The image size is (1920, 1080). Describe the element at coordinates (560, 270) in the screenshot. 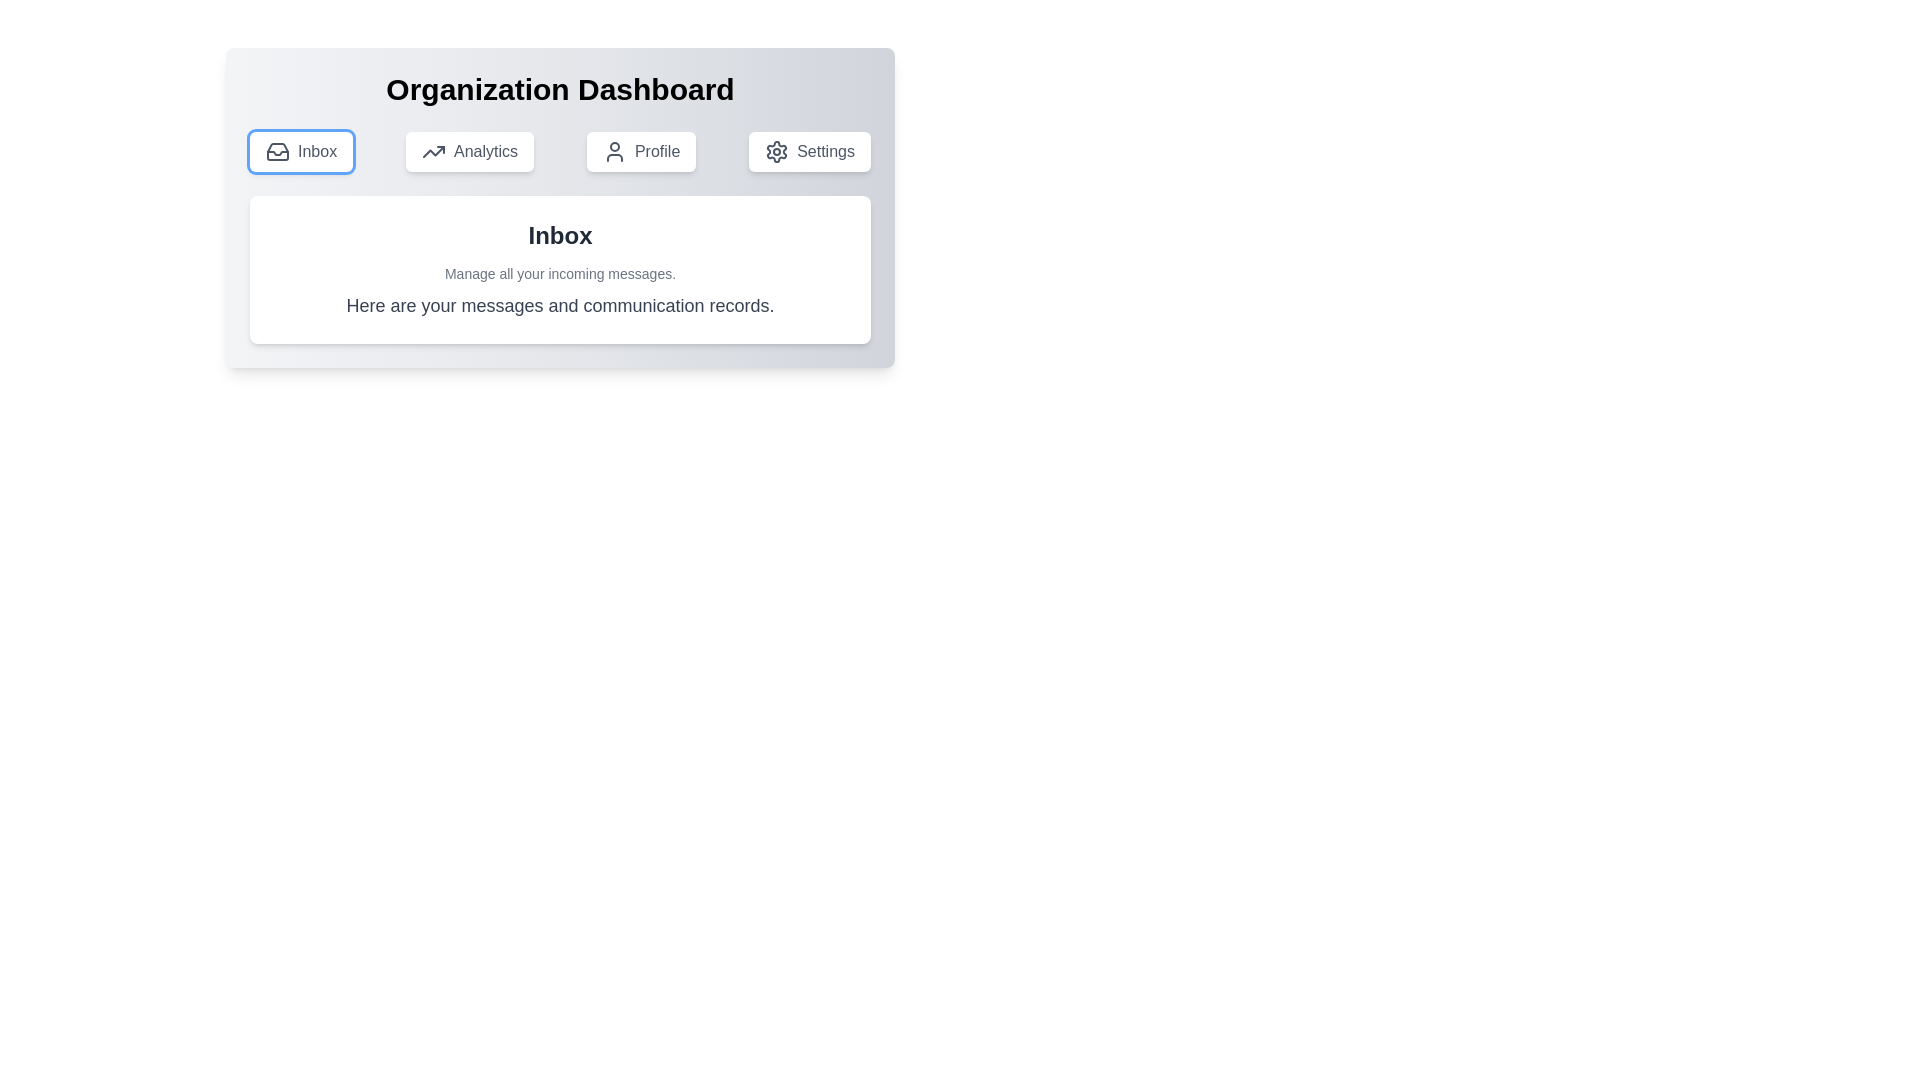

I see `description from the informational panel located below the navigation buttons, which provides an overview of the 'Inbox' section` at that location.